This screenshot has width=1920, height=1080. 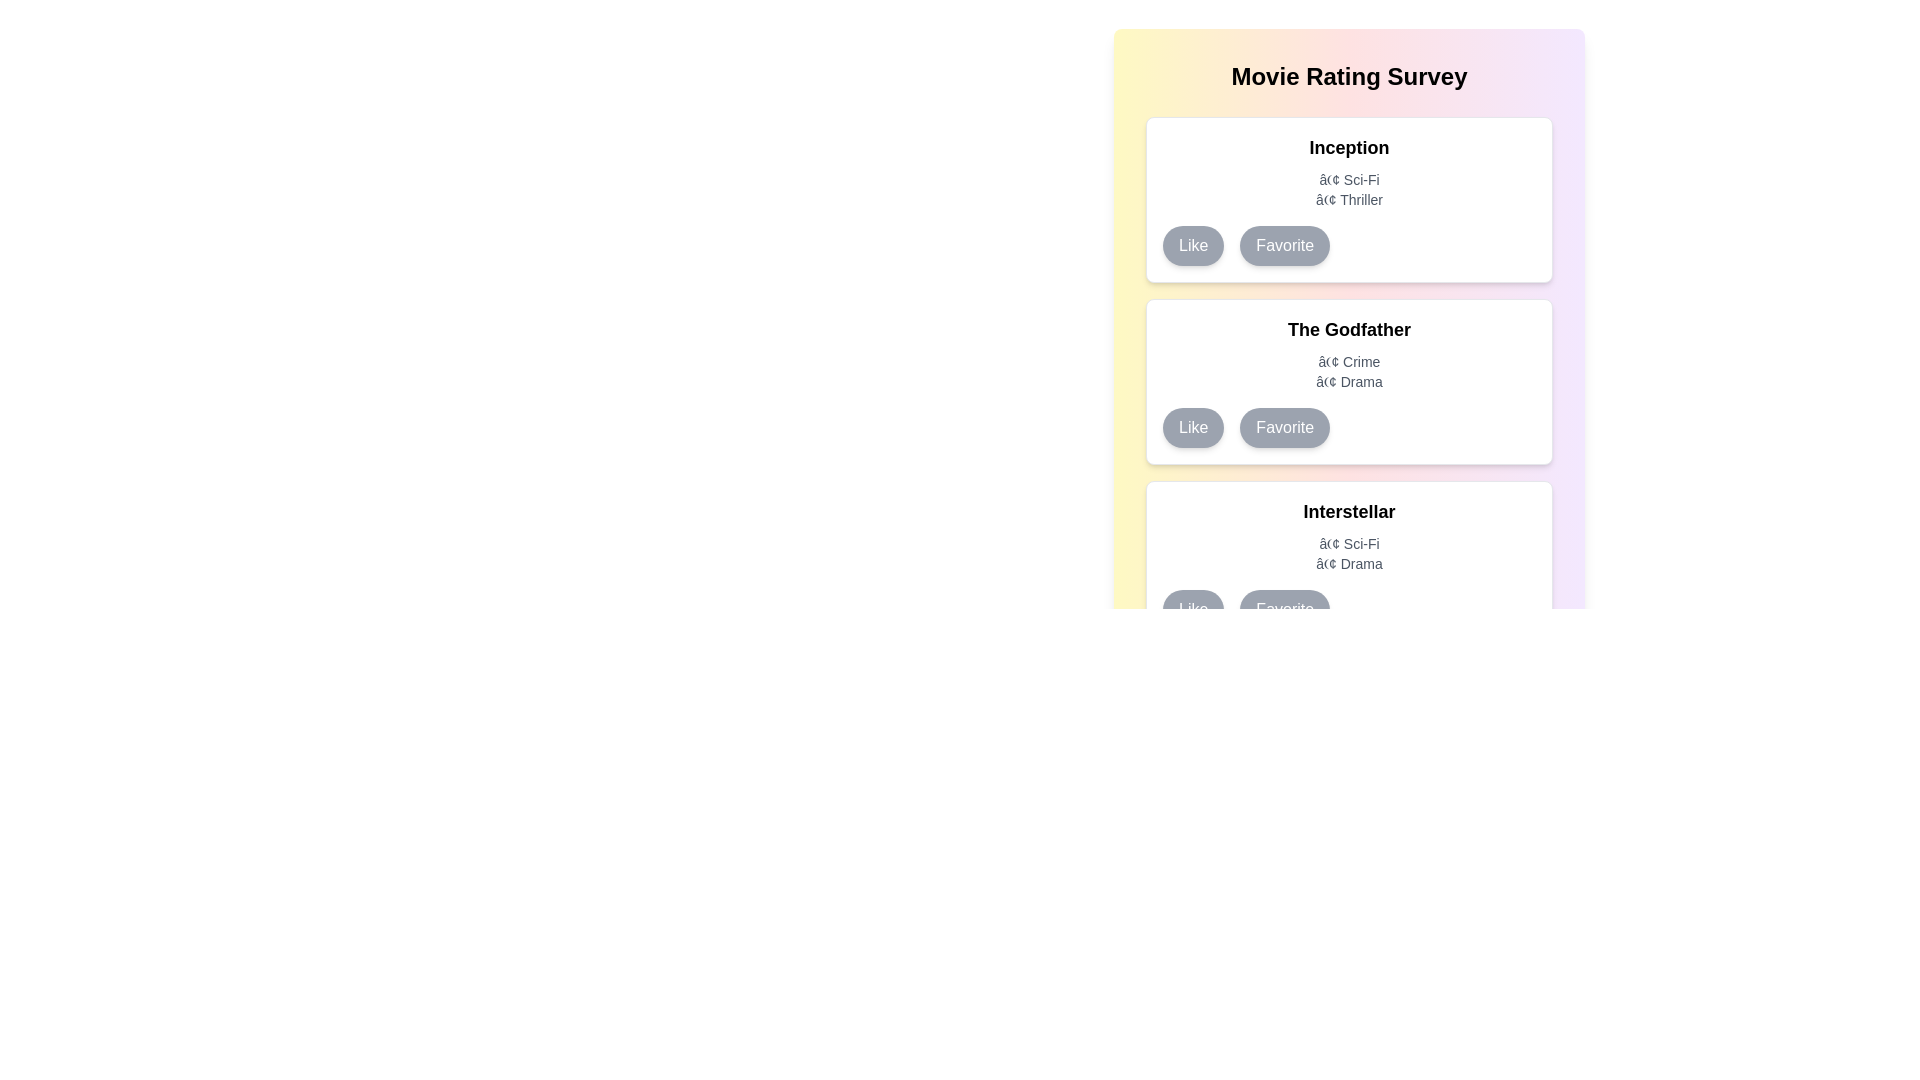 What do you see at coordinates (1349, 511) in the screenshot?
I see `the text element displaying the title 'Interstellar', which is in bold font and positioned at the top of a white card` at bounding box center [1349, 511].